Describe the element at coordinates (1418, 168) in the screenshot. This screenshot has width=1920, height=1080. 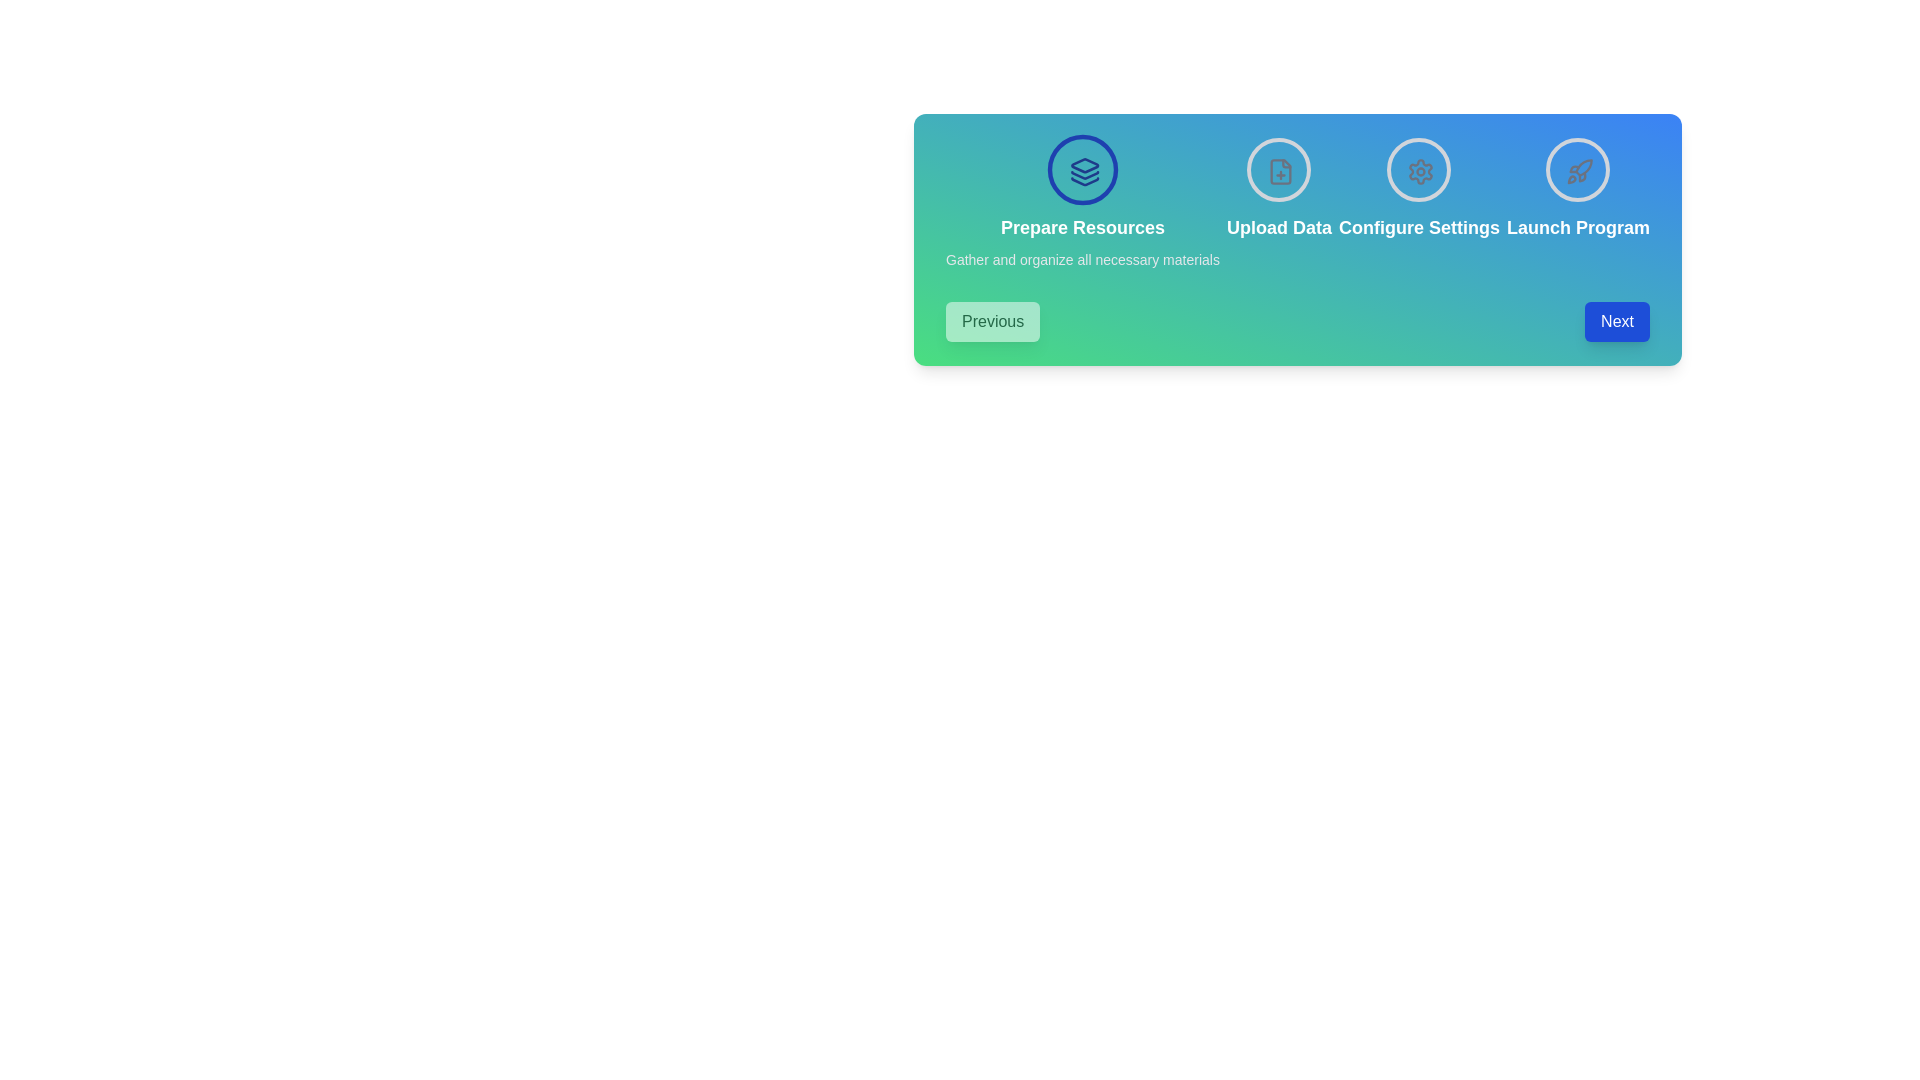
I see `the step icon corresponding to Configure Settings` at that location.